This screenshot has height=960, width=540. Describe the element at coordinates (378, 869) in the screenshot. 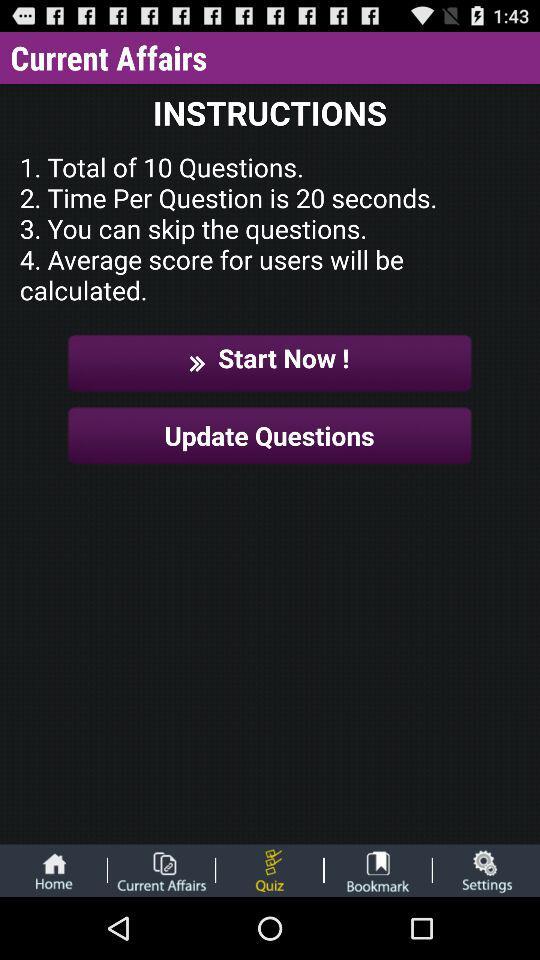

I see `icon below the update questions` at that location.